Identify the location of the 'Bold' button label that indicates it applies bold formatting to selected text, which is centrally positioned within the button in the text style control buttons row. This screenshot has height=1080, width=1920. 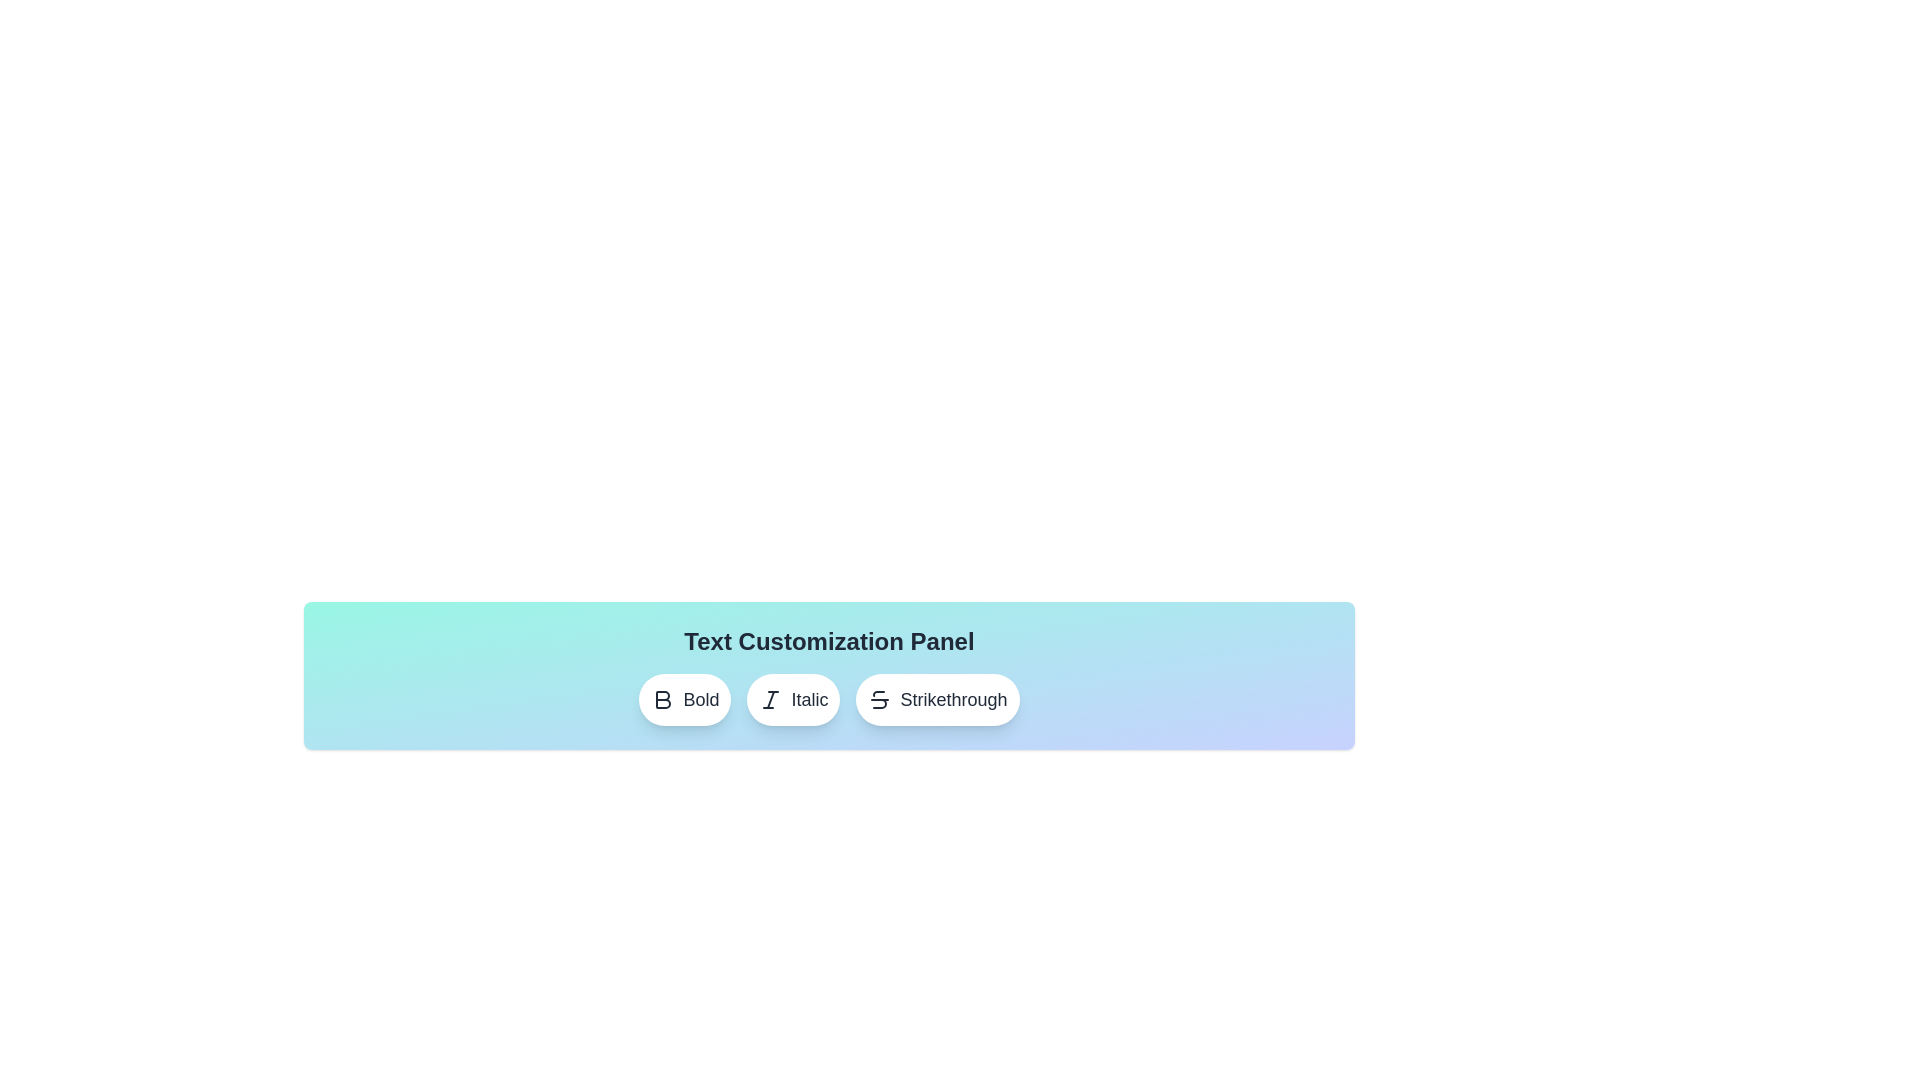
(701, 698).